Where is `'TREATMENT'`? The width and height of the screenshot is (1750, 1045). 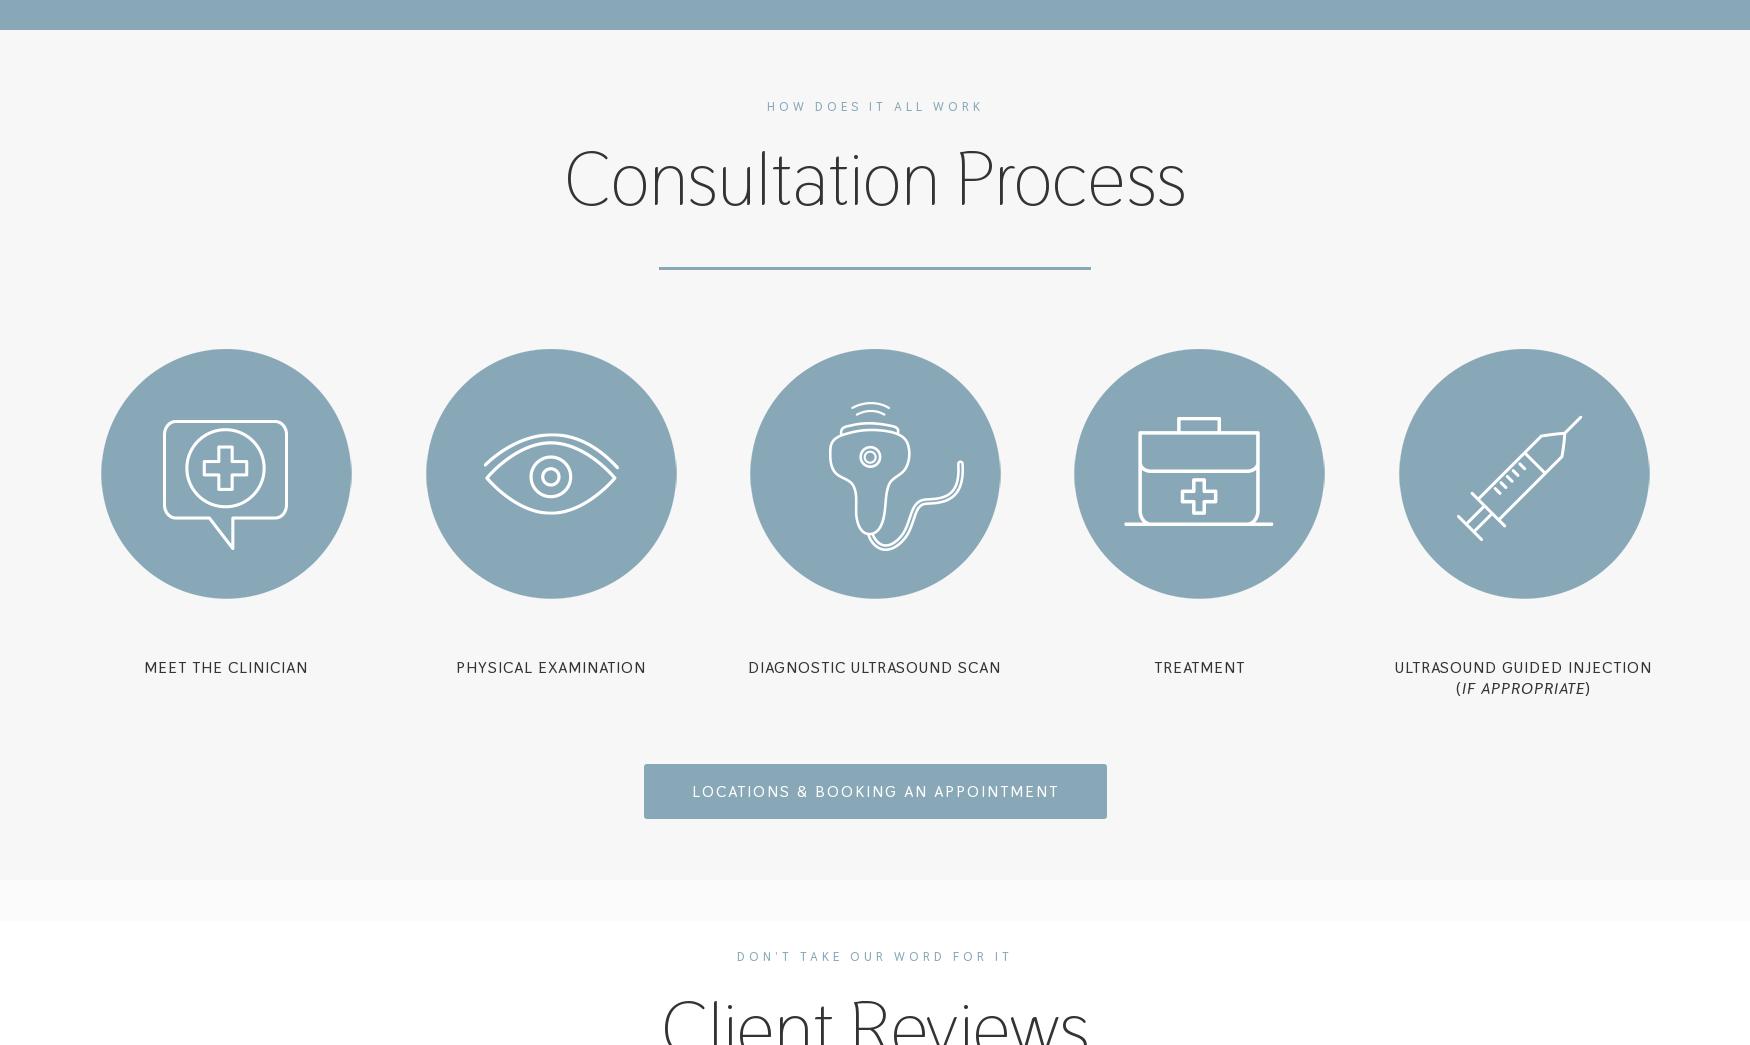
'TREATMENT' is located at coordinates (1152, 667).